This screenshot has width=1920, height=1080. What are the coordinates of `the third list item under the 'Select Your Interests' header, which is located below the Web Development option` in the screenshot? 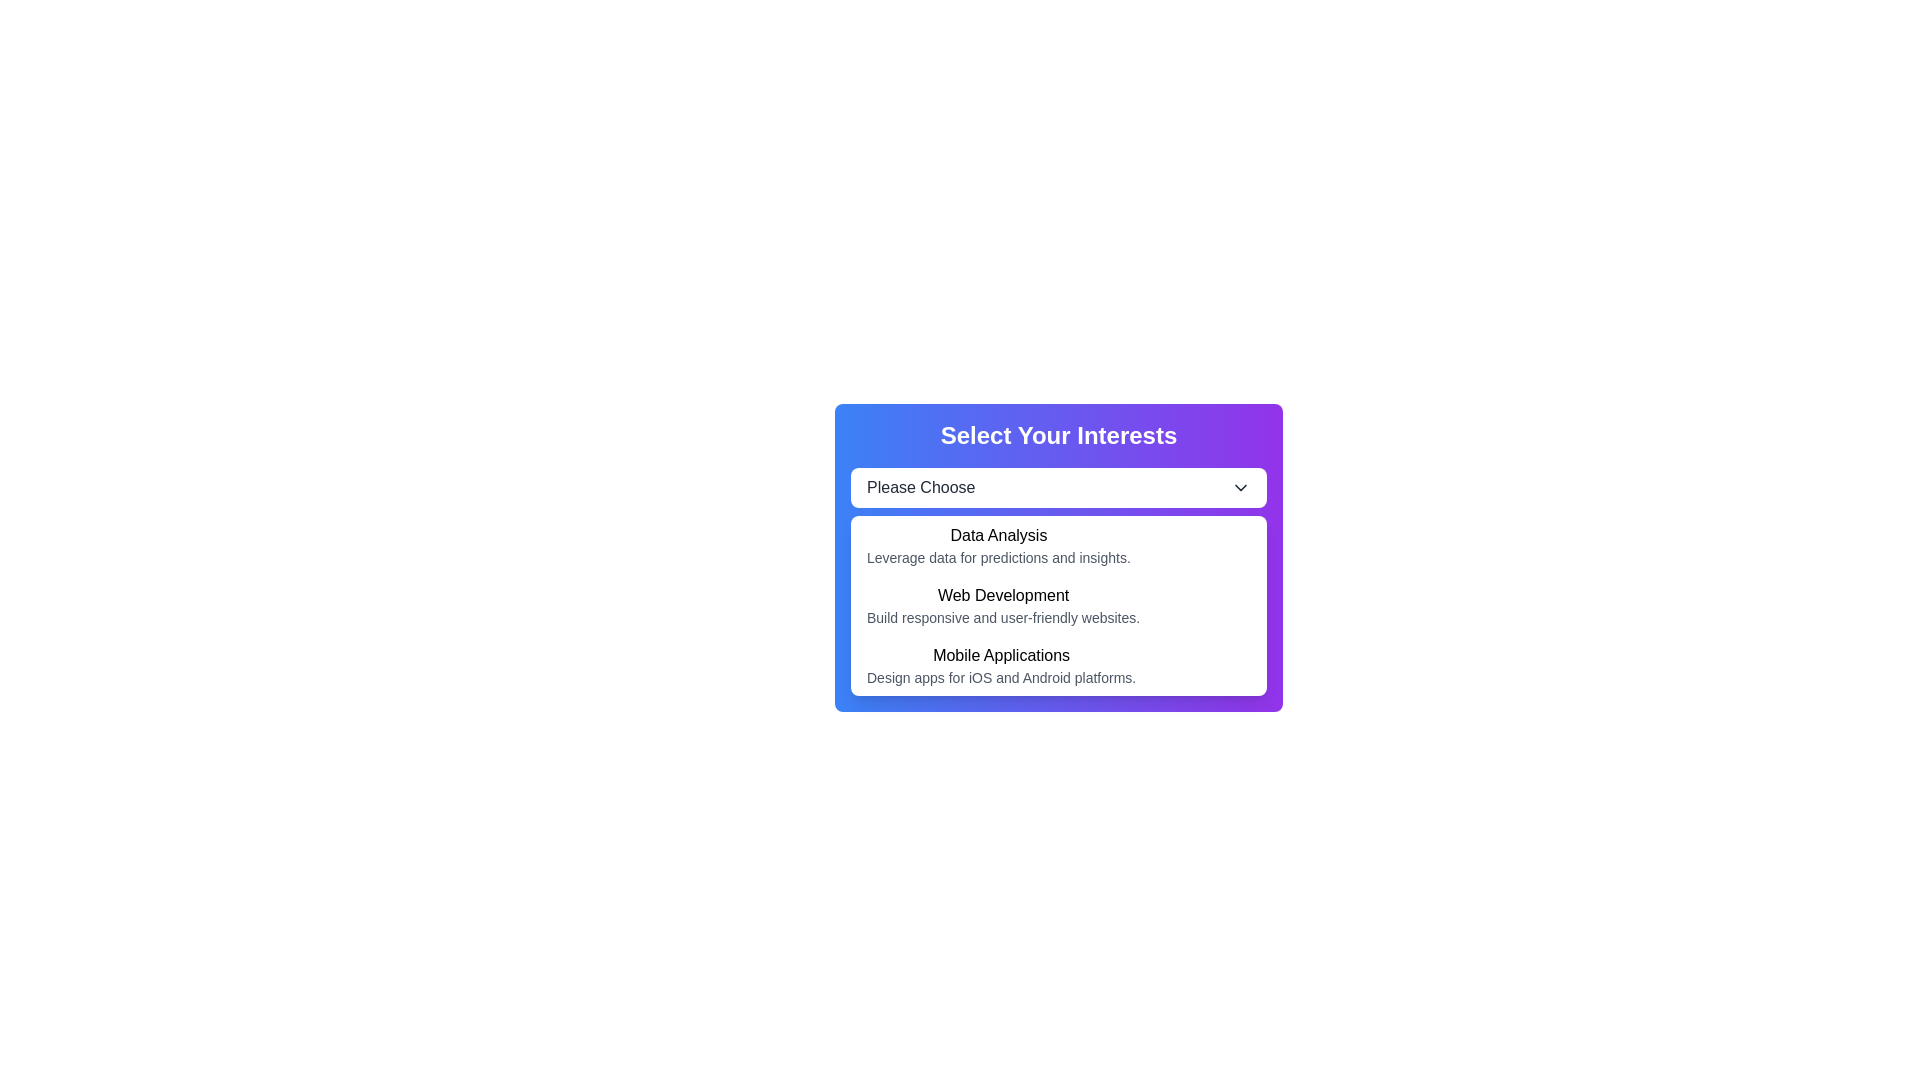 It's located at (1058, 666).